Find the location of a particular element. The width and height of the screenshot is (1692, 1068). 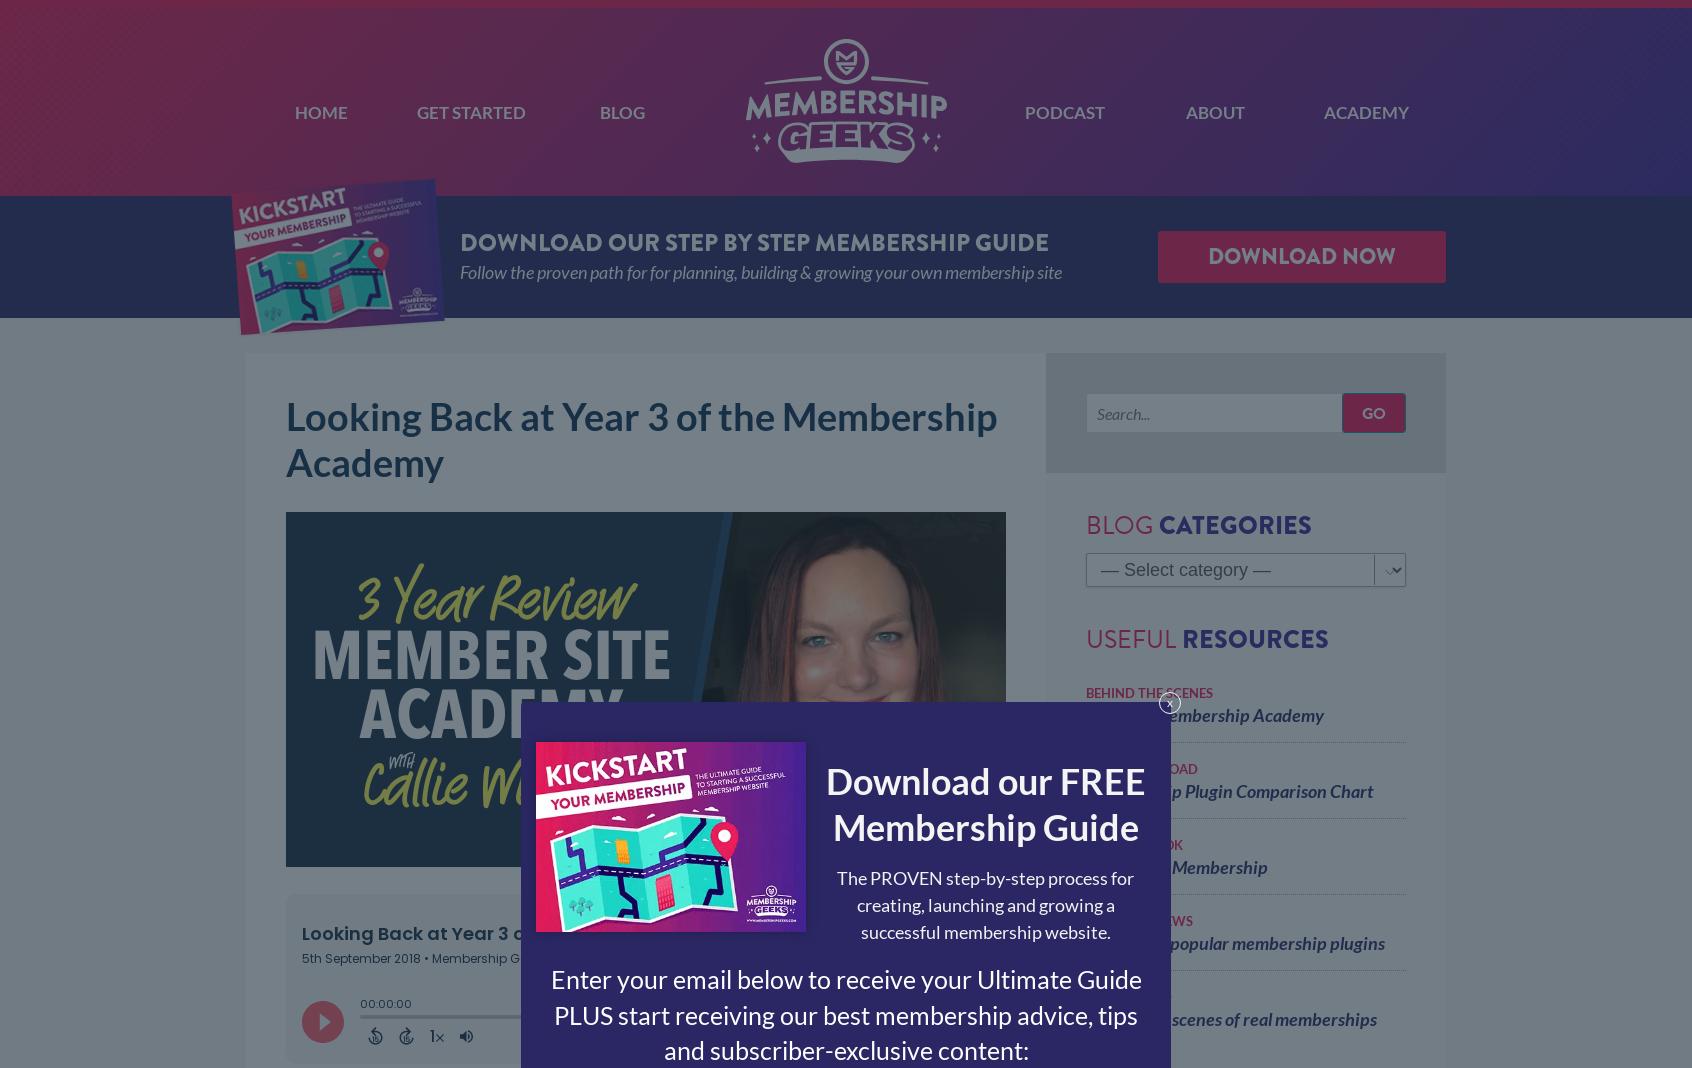

'Useful' is located at coordinates (1132, 638).